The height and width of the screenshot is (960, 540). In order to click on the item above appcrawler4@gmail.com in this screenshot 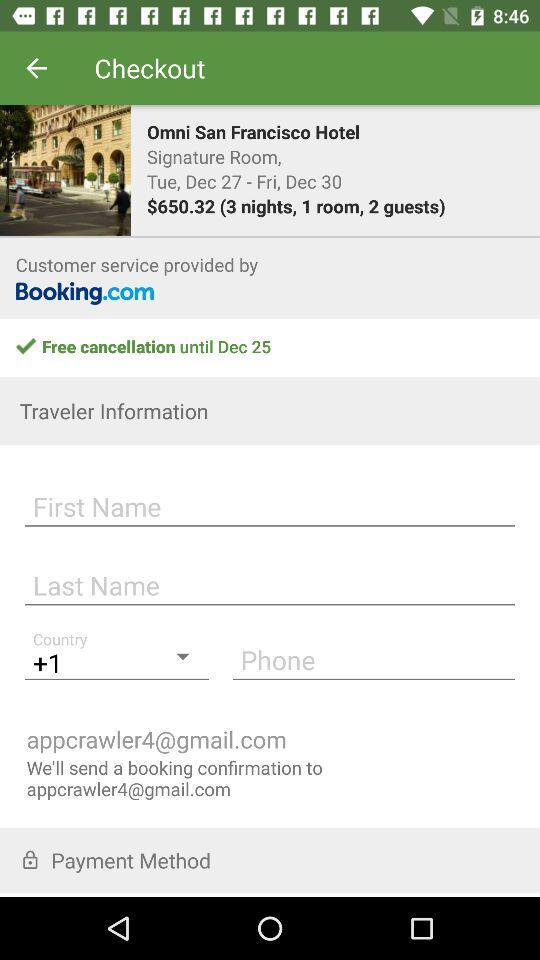, I will do `click(373, 658)`.